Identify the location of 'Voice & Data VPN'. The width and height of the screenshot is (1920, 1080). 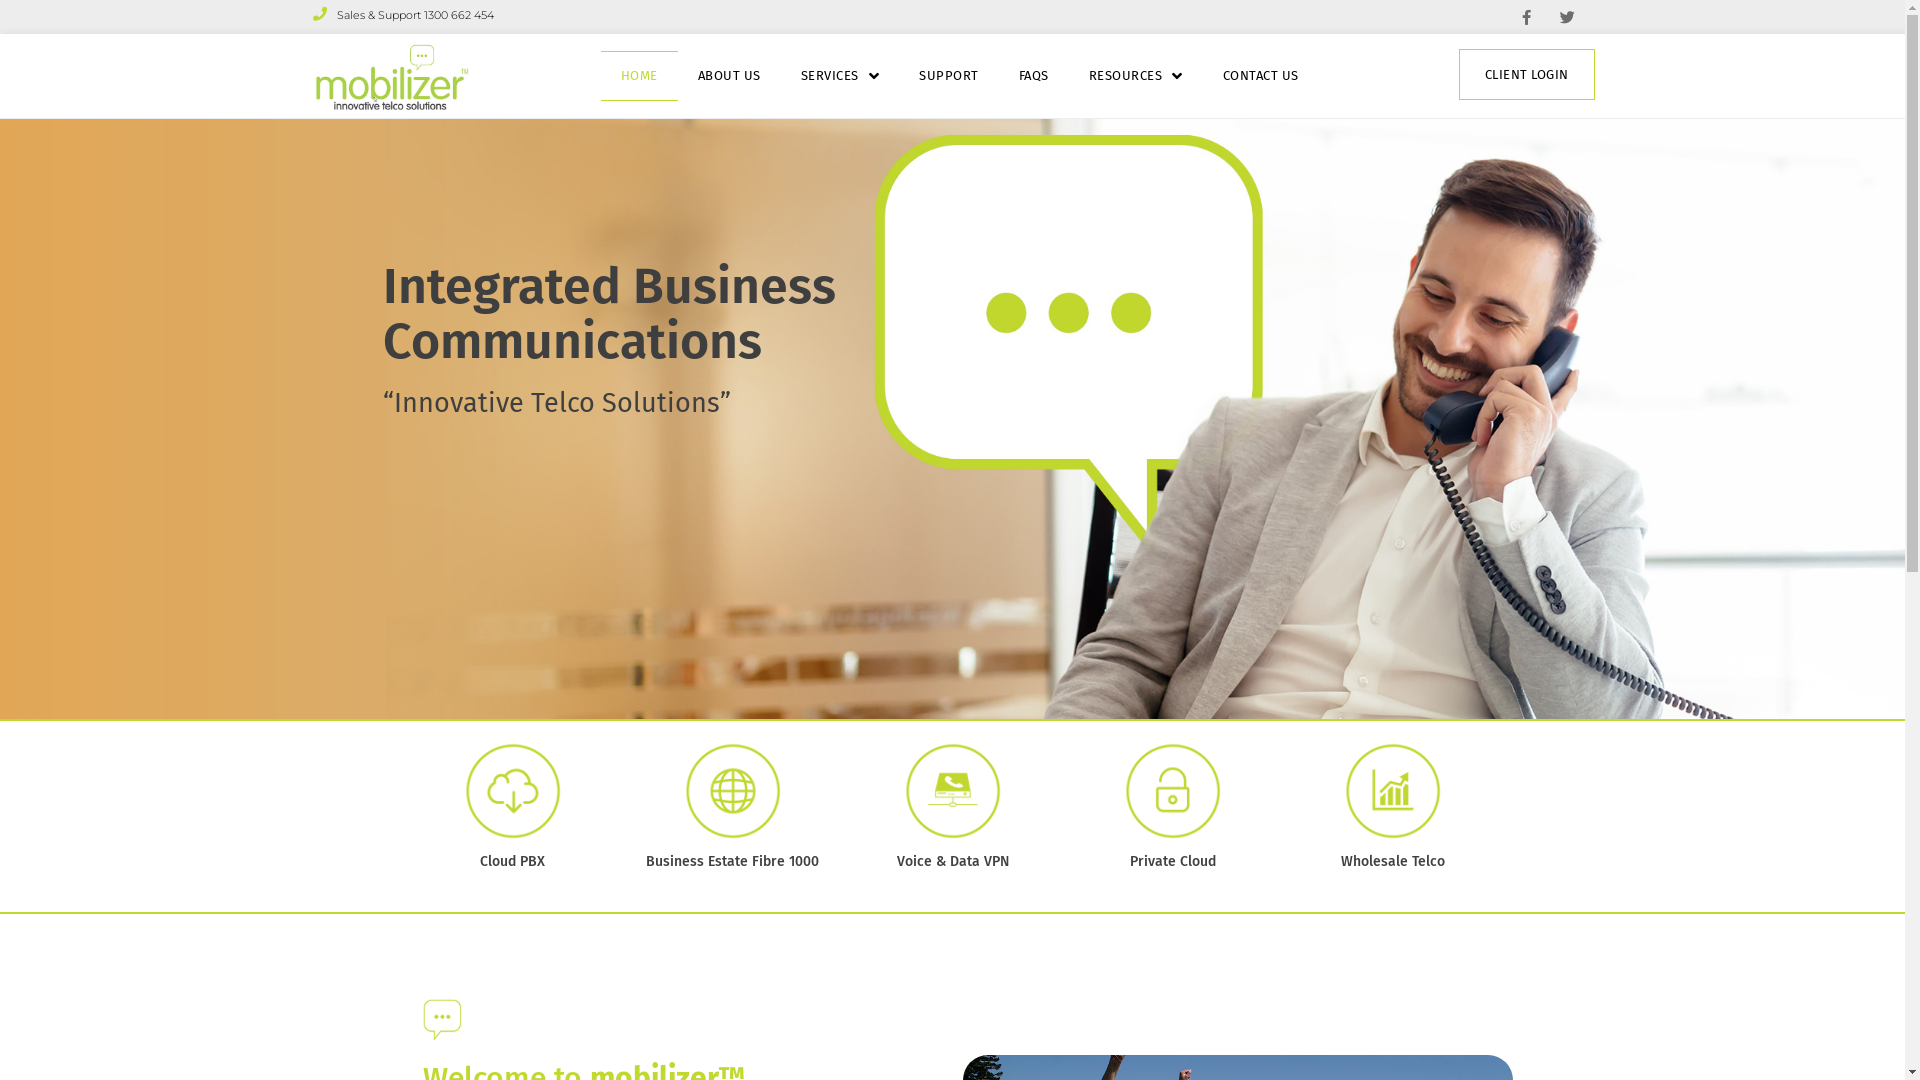
(950, 860).